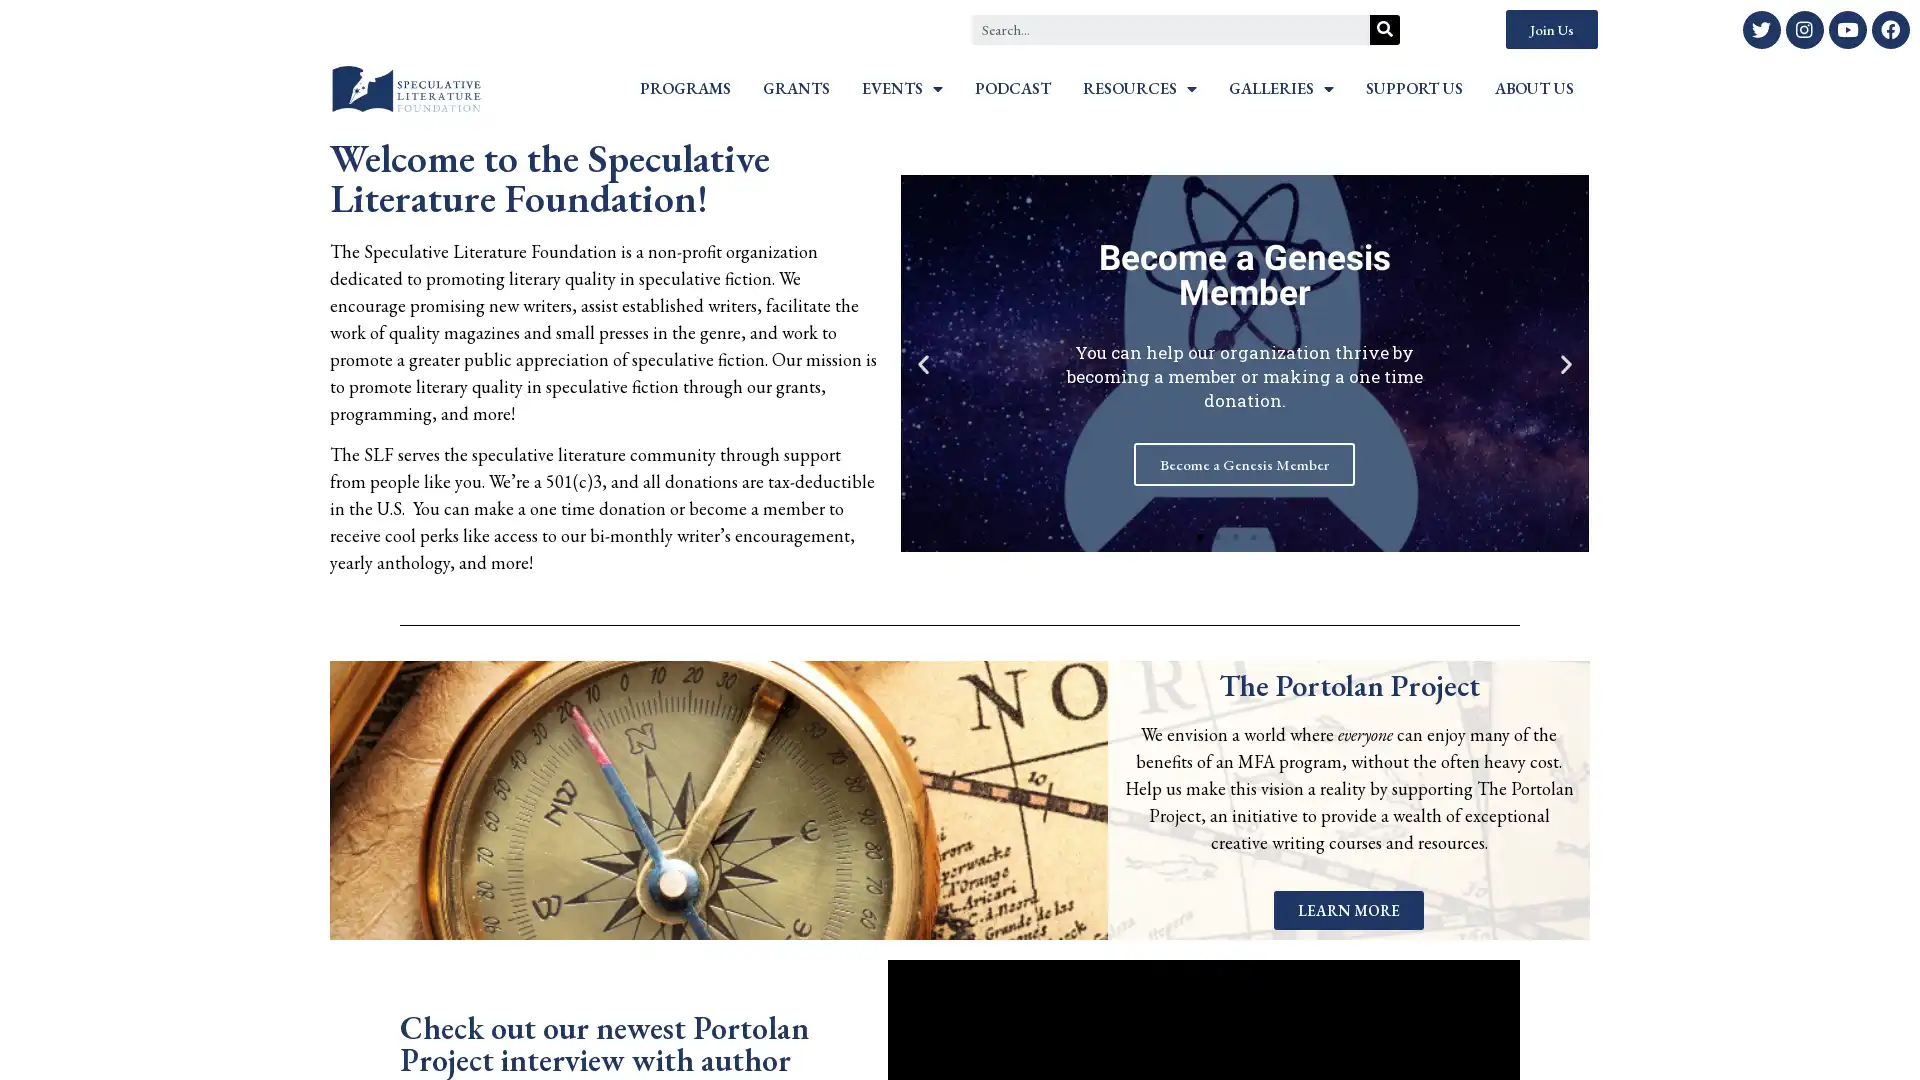 The width and height of the screenshot is (1920, 1080). I want to click on Go to slide 1, so click(1200, 535).